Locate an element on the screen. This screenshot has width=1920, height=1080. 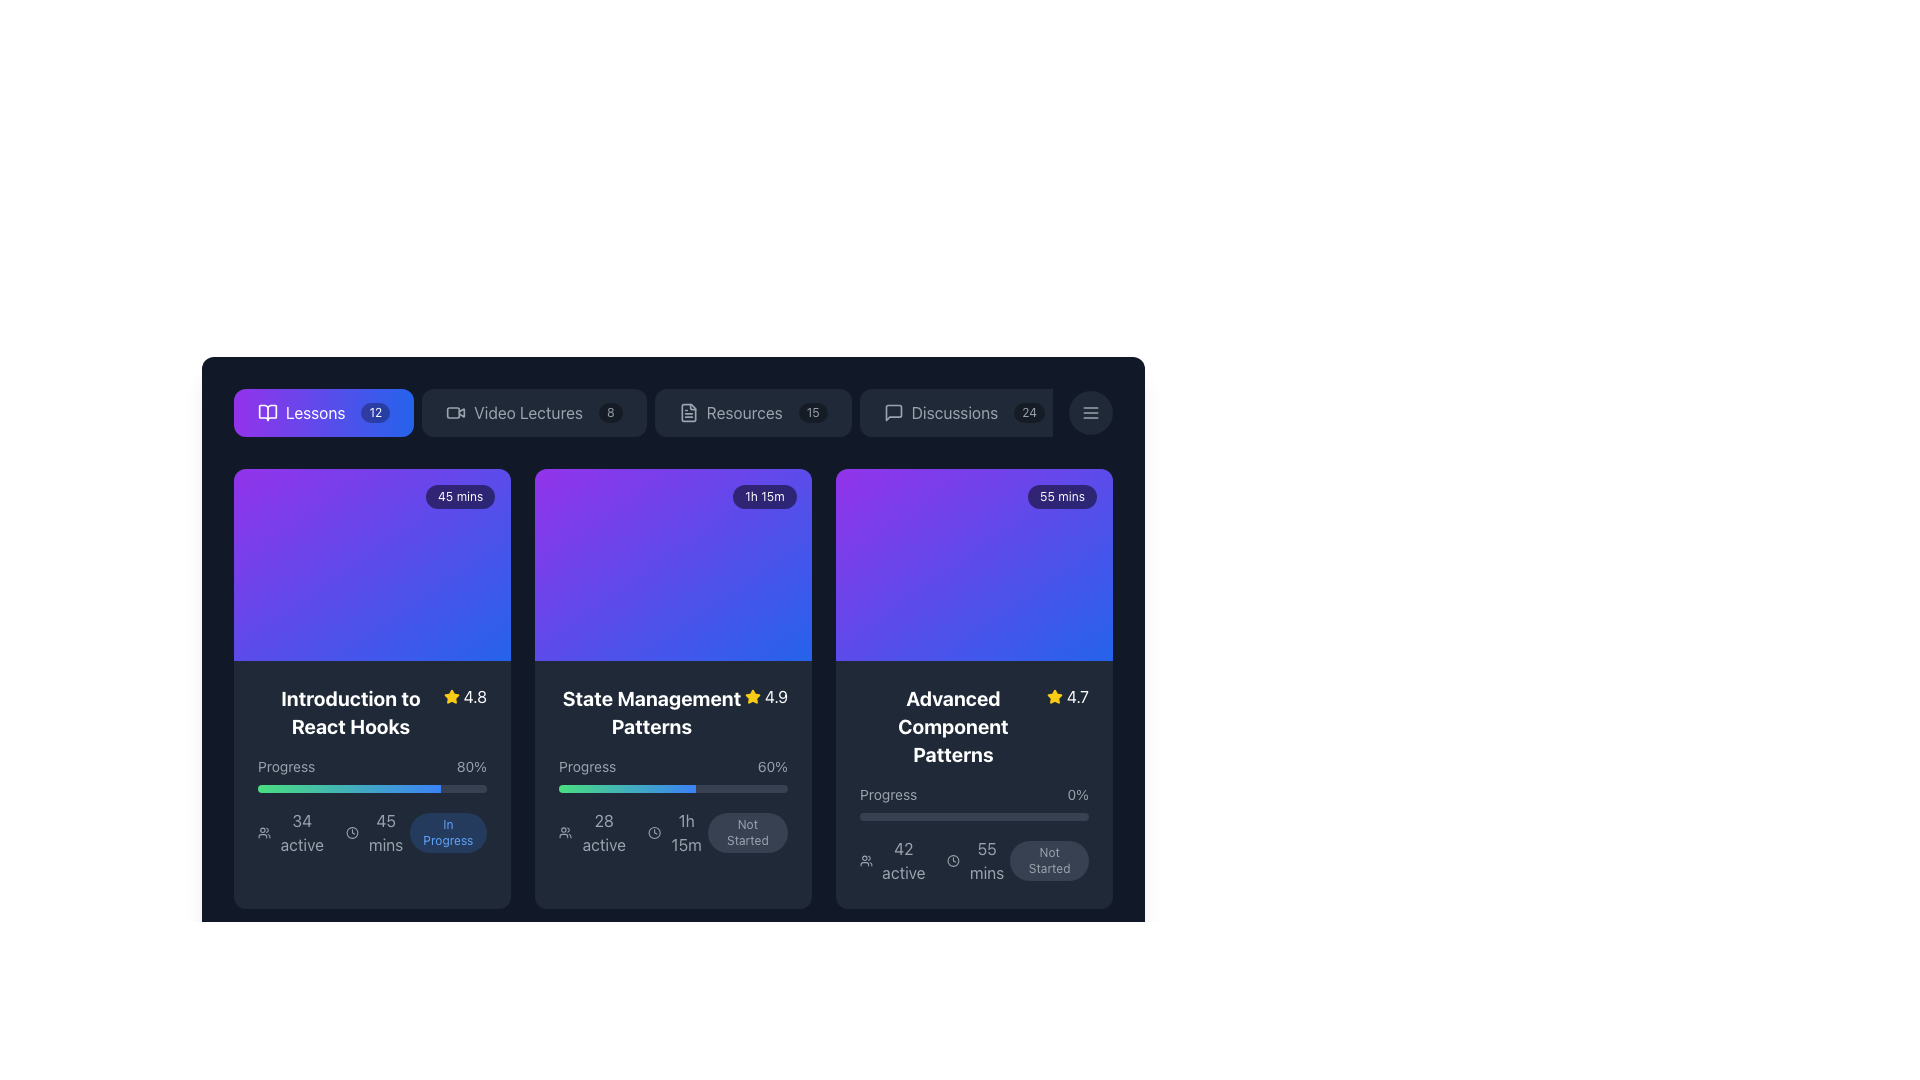
the Rating display showing a numerical rating '4.7' in bold white font with a yellow star icon to its left, located in the bottom-right corner of the 'Advanced Component Patterns' box is located at coordinates (1066, 696).